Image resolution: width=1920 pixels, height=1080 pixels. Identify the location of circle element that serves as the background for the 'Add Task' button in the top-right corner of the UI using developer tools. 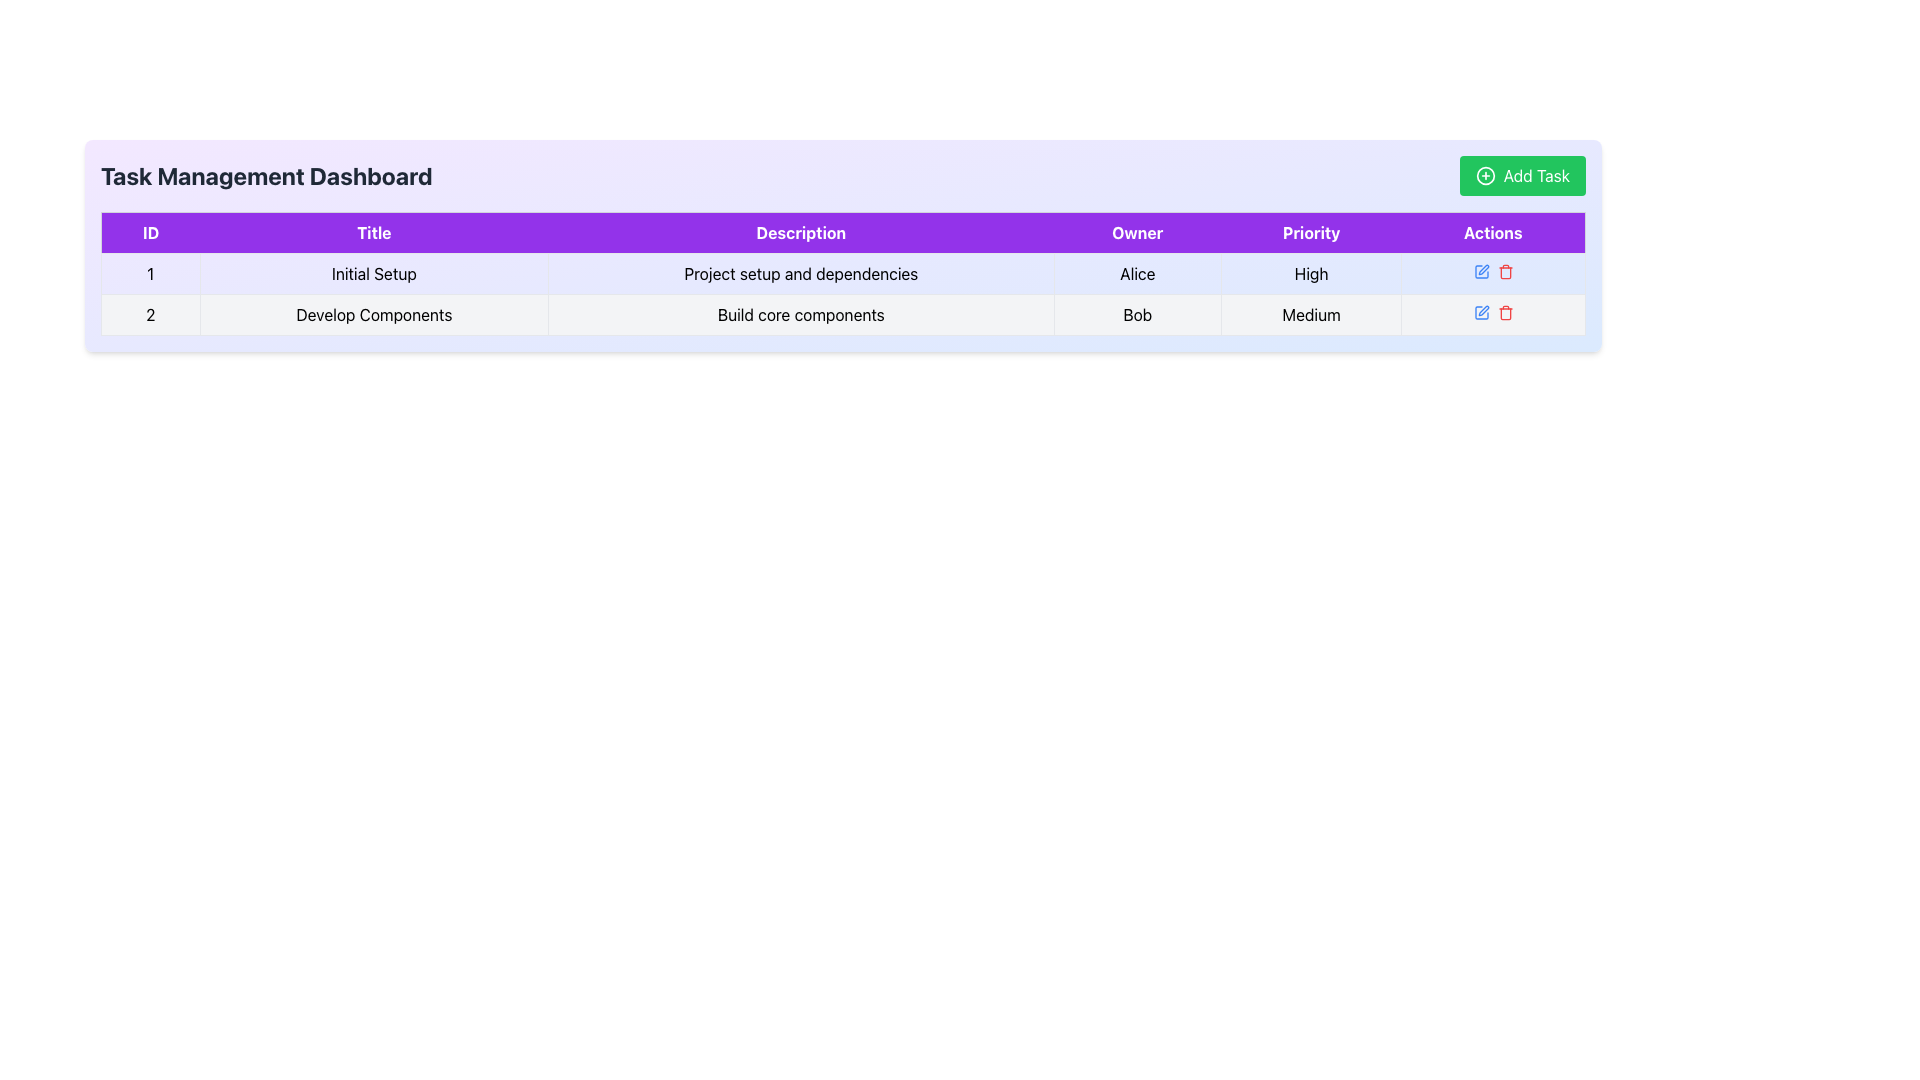
(1485, 175).